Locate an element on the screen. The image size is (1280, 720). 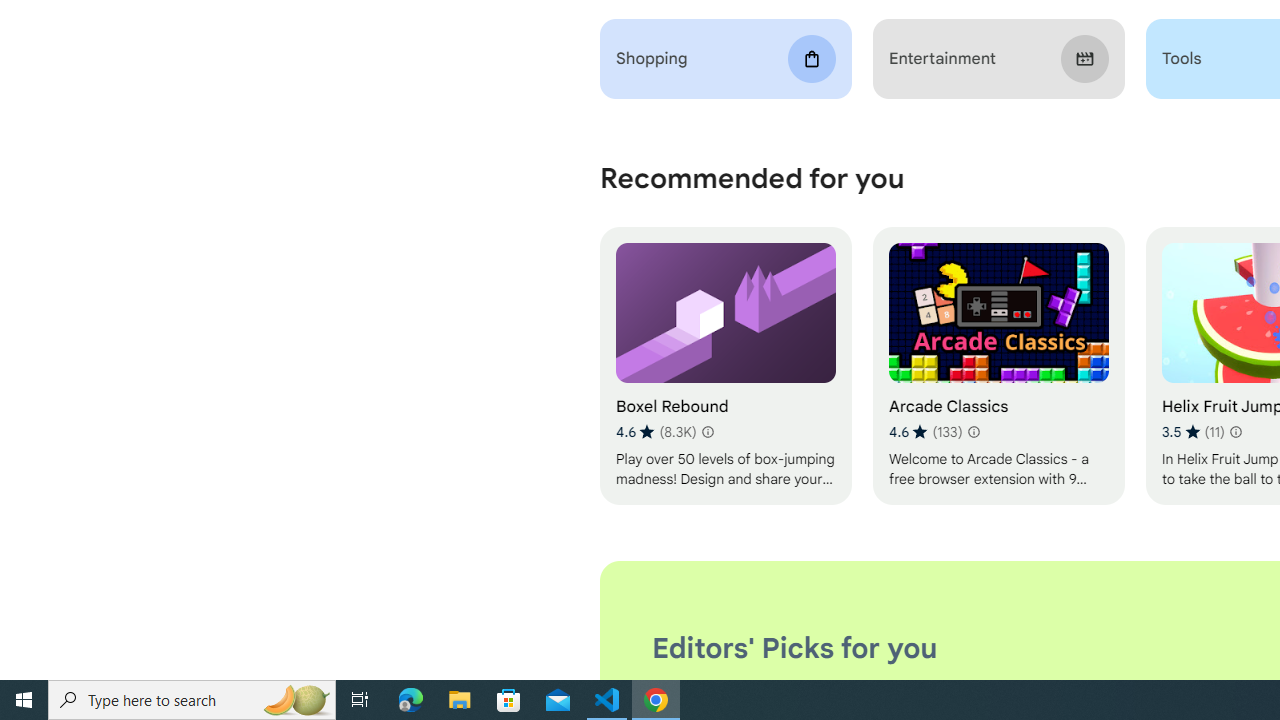
'Average rating 4.6 out of 5 stars. 133 ratings.' is located at coordinates (924, 431).